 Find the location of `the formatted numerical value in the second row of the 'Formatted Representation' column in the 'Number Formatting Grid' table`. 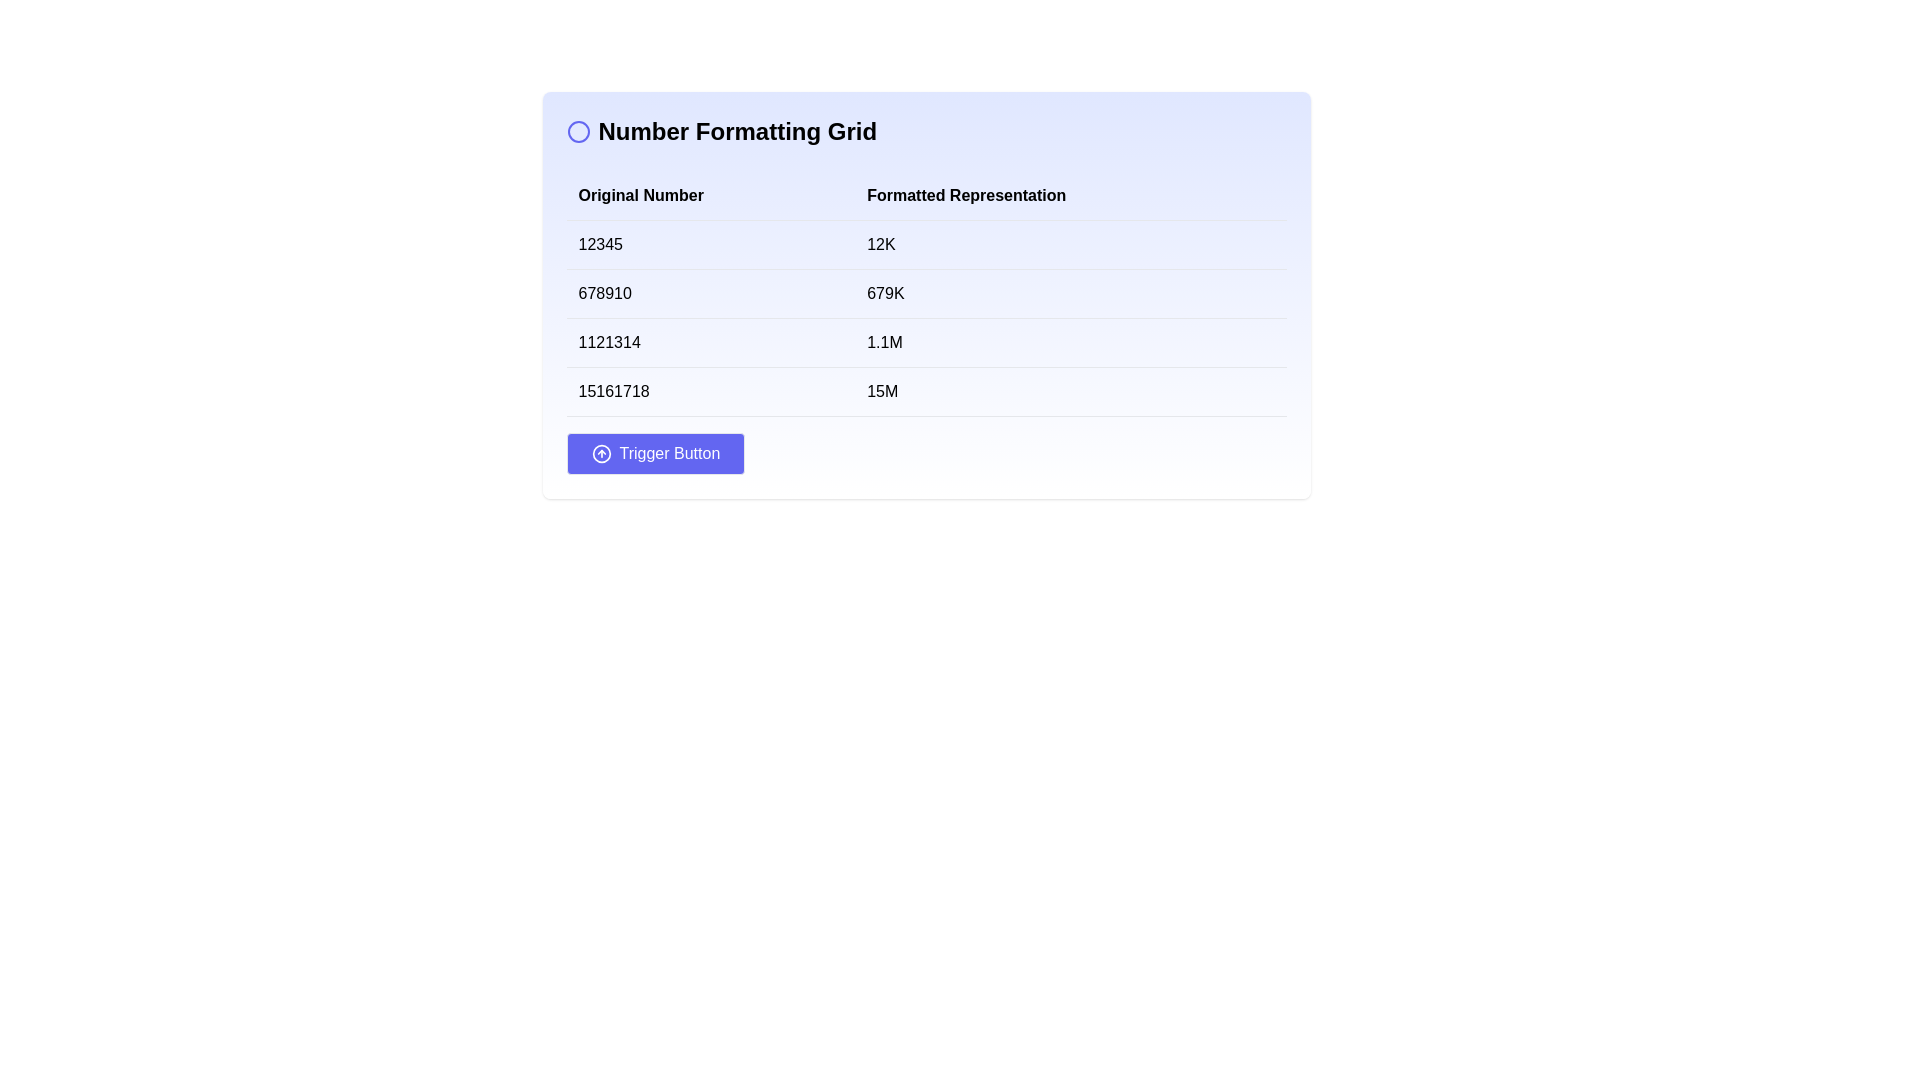

the formatted numerical value in the second row of the 'Formatted Representation' column in the 'Number Formatting Grid' table is located at coordinates (1069, 293).